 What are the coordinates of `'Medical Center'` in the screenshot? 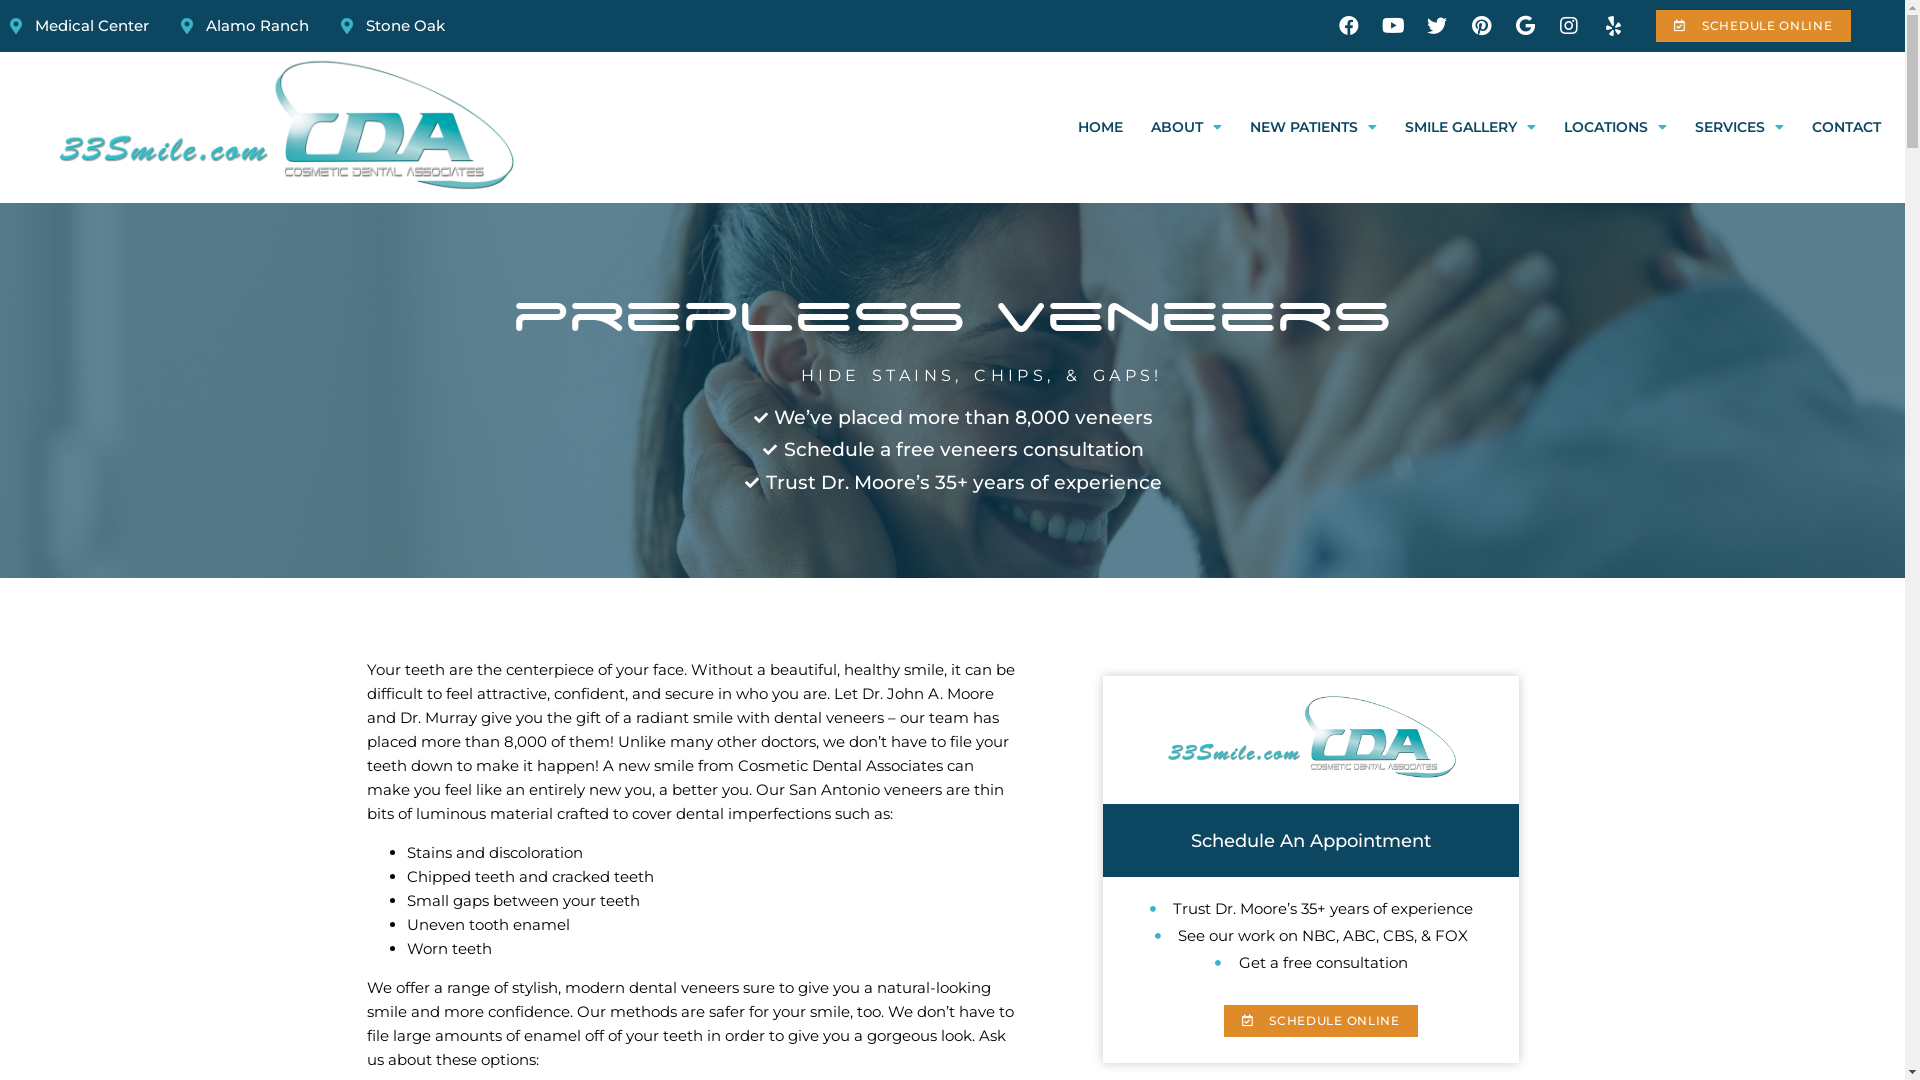 It's located at (79, 26).